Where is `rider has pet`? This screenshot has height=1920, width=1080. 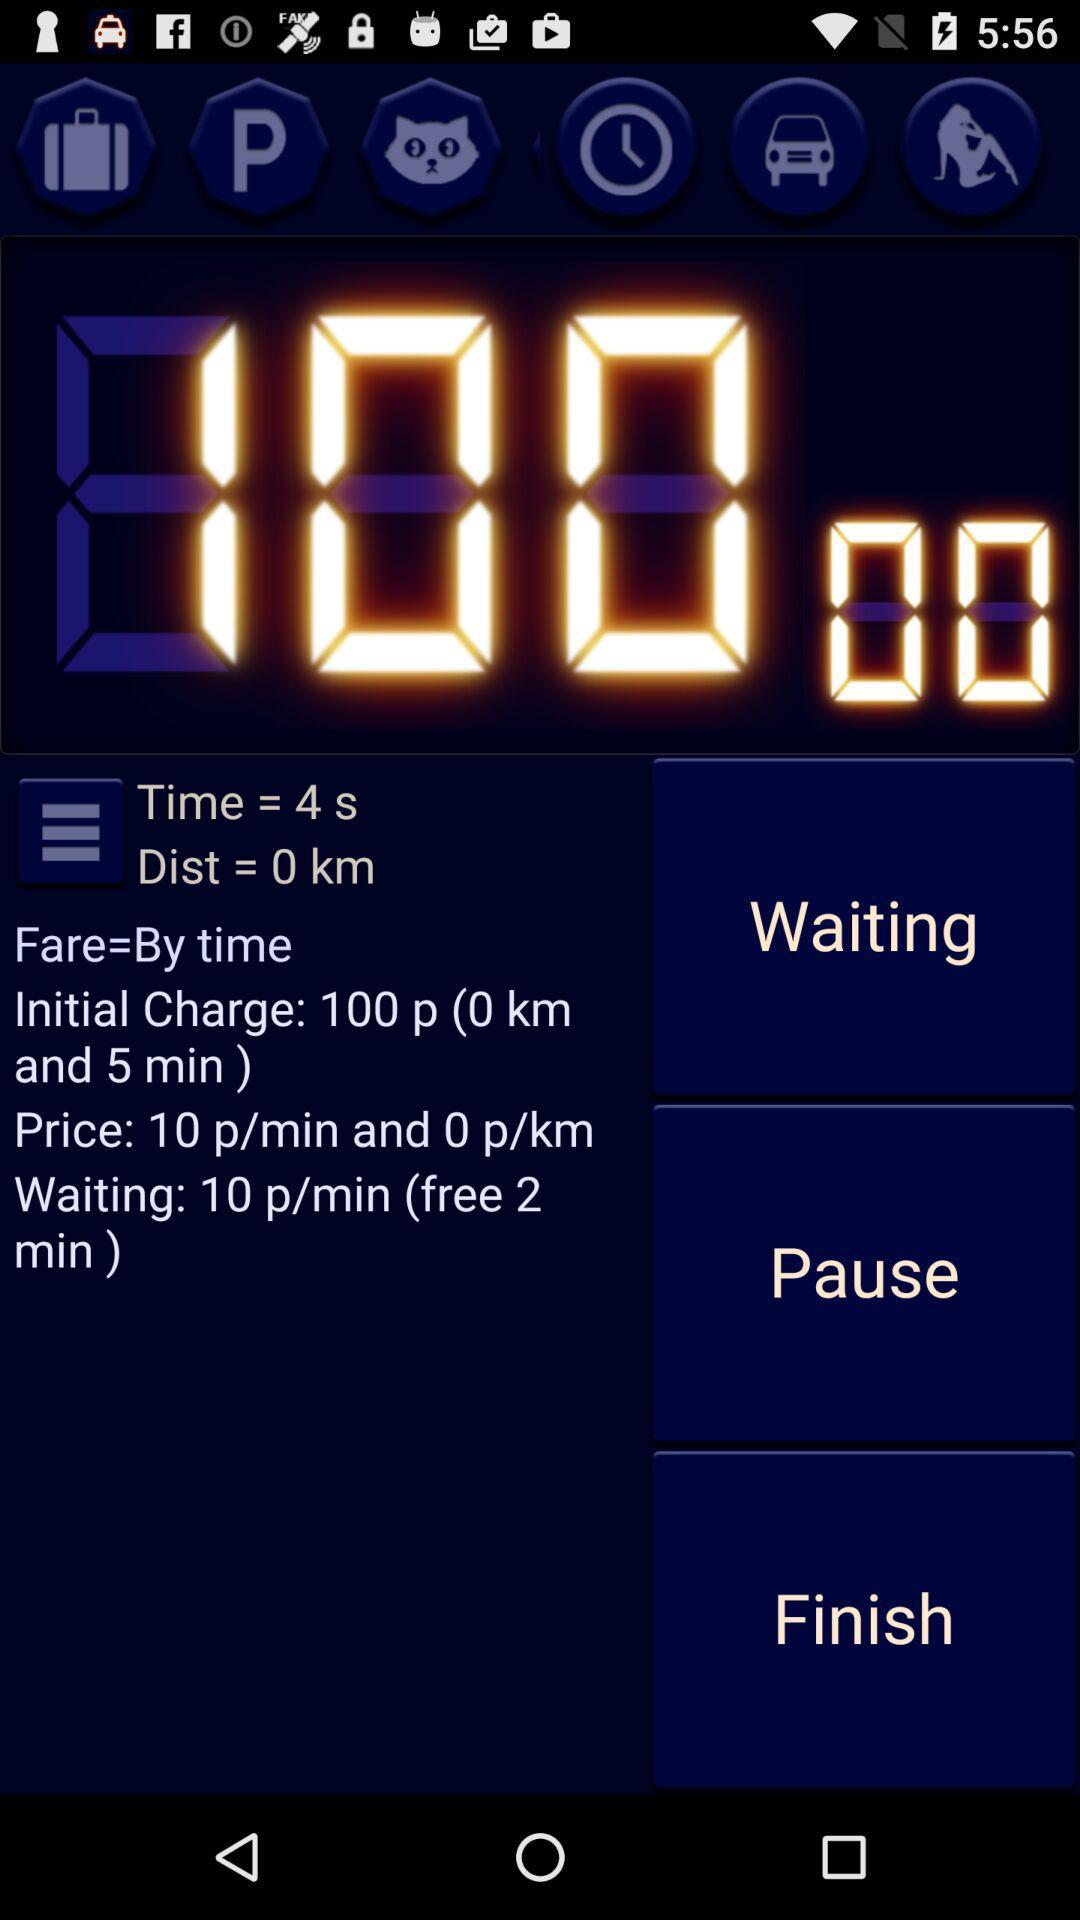
rider has pet is located at coordinates (430, 148).